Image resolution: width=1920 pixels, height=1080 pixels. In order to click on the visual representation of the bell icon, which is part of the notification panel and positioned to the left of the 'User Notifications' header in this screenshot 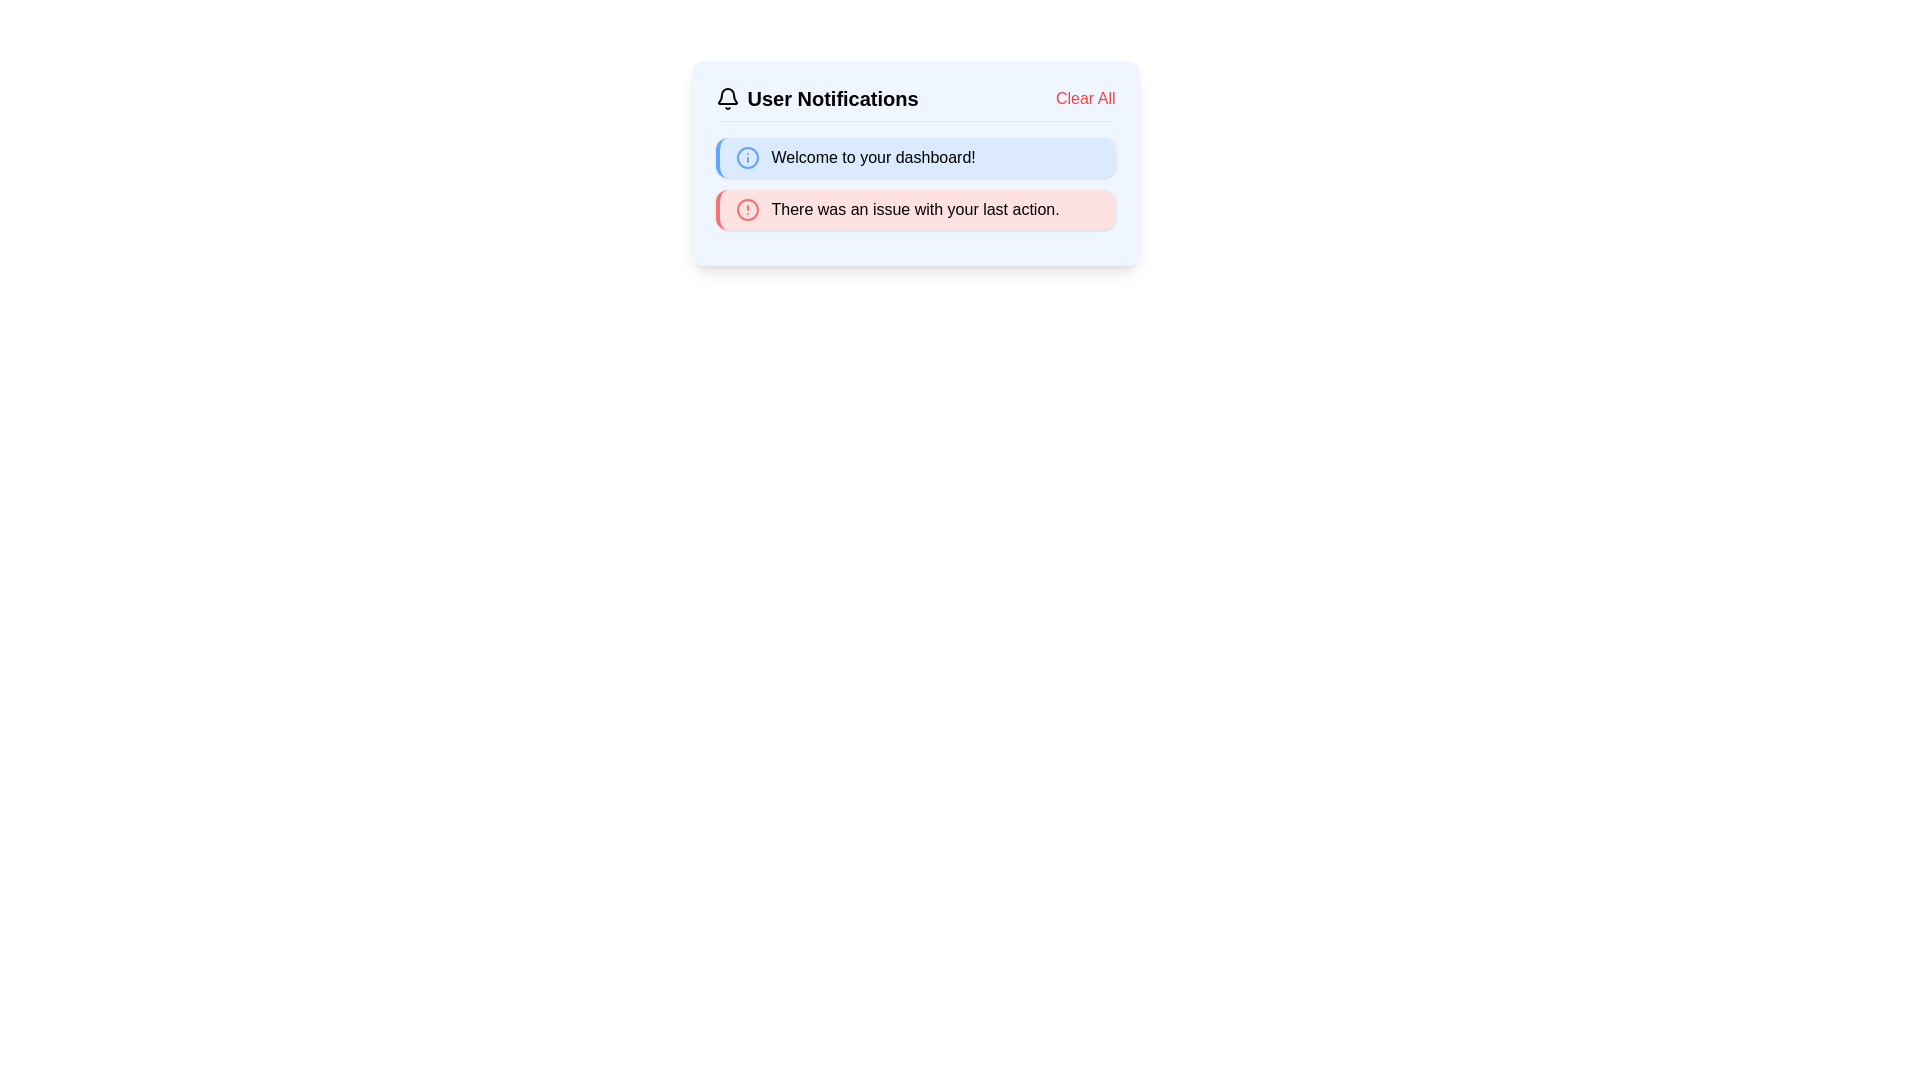, I will do `click(726, 96)`.